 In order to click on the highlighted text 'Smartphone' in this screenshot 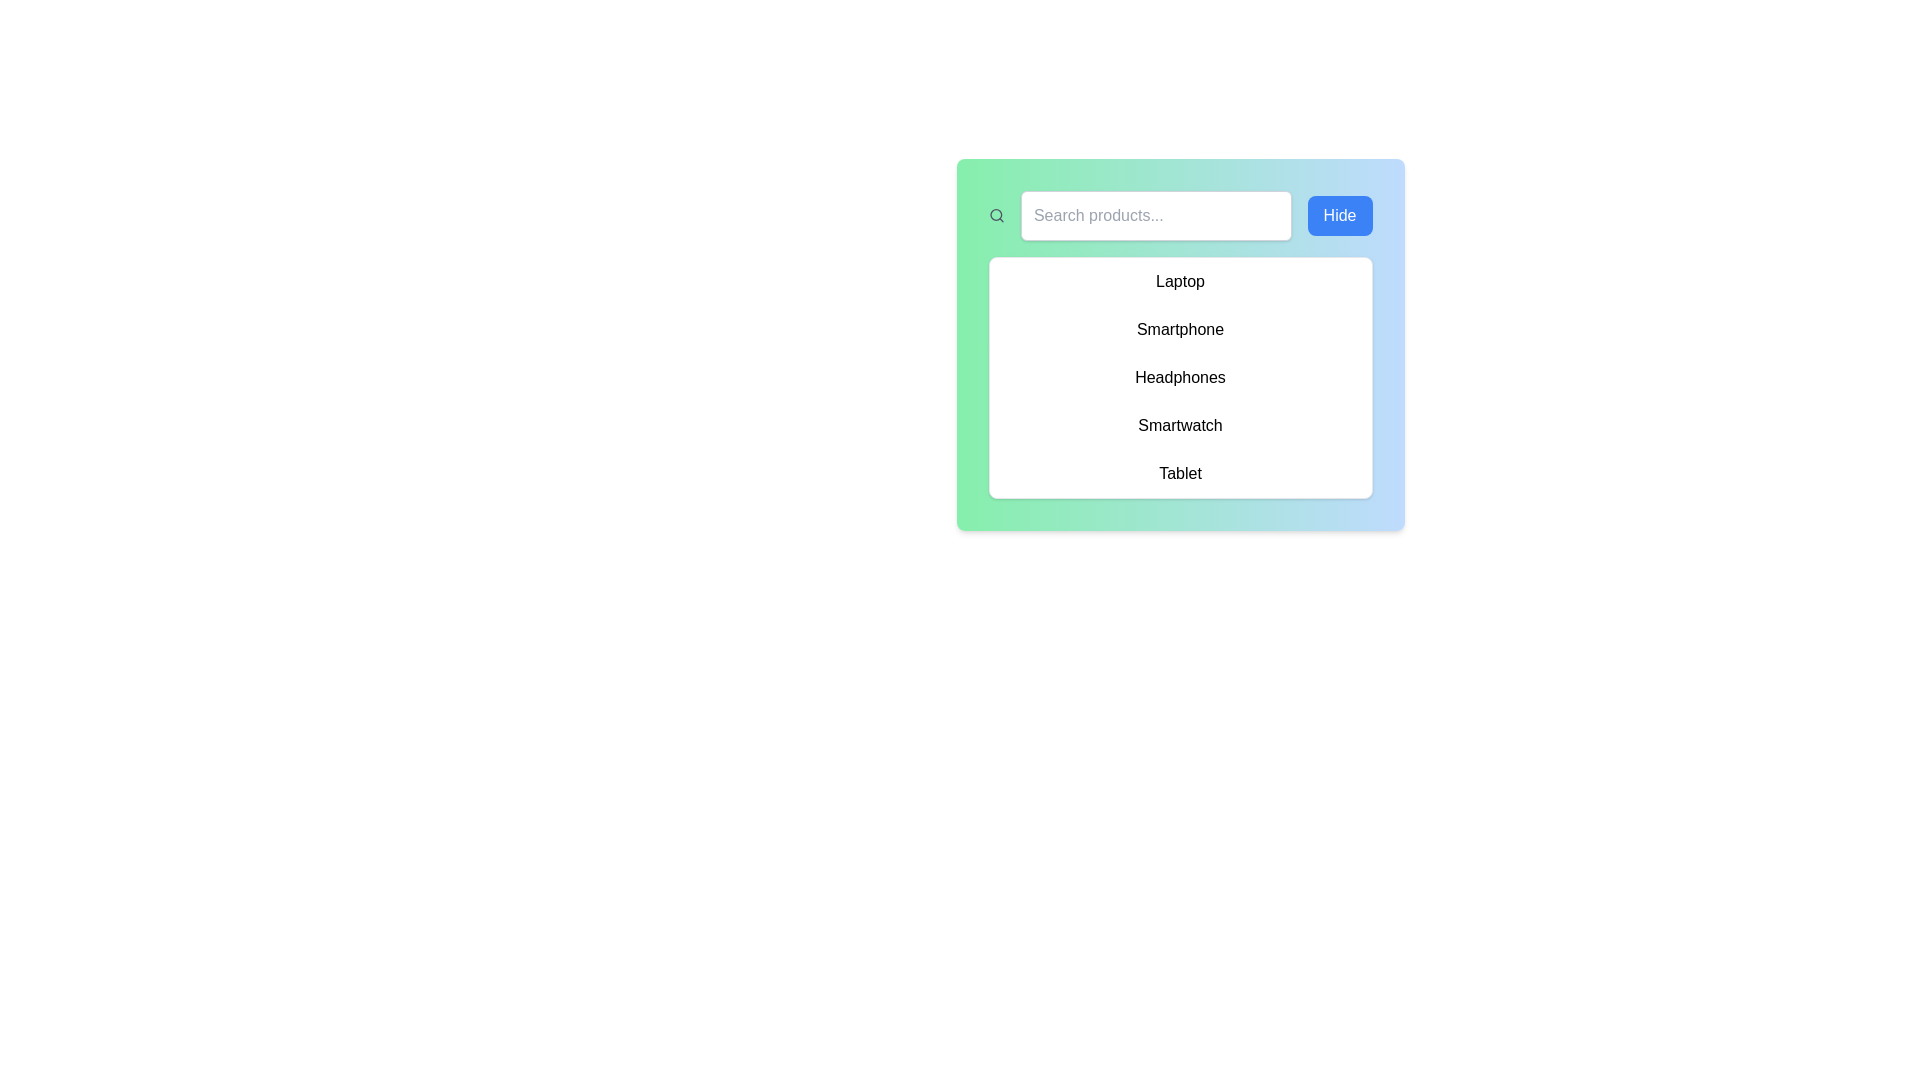, I will do `click(1180, 343)`.